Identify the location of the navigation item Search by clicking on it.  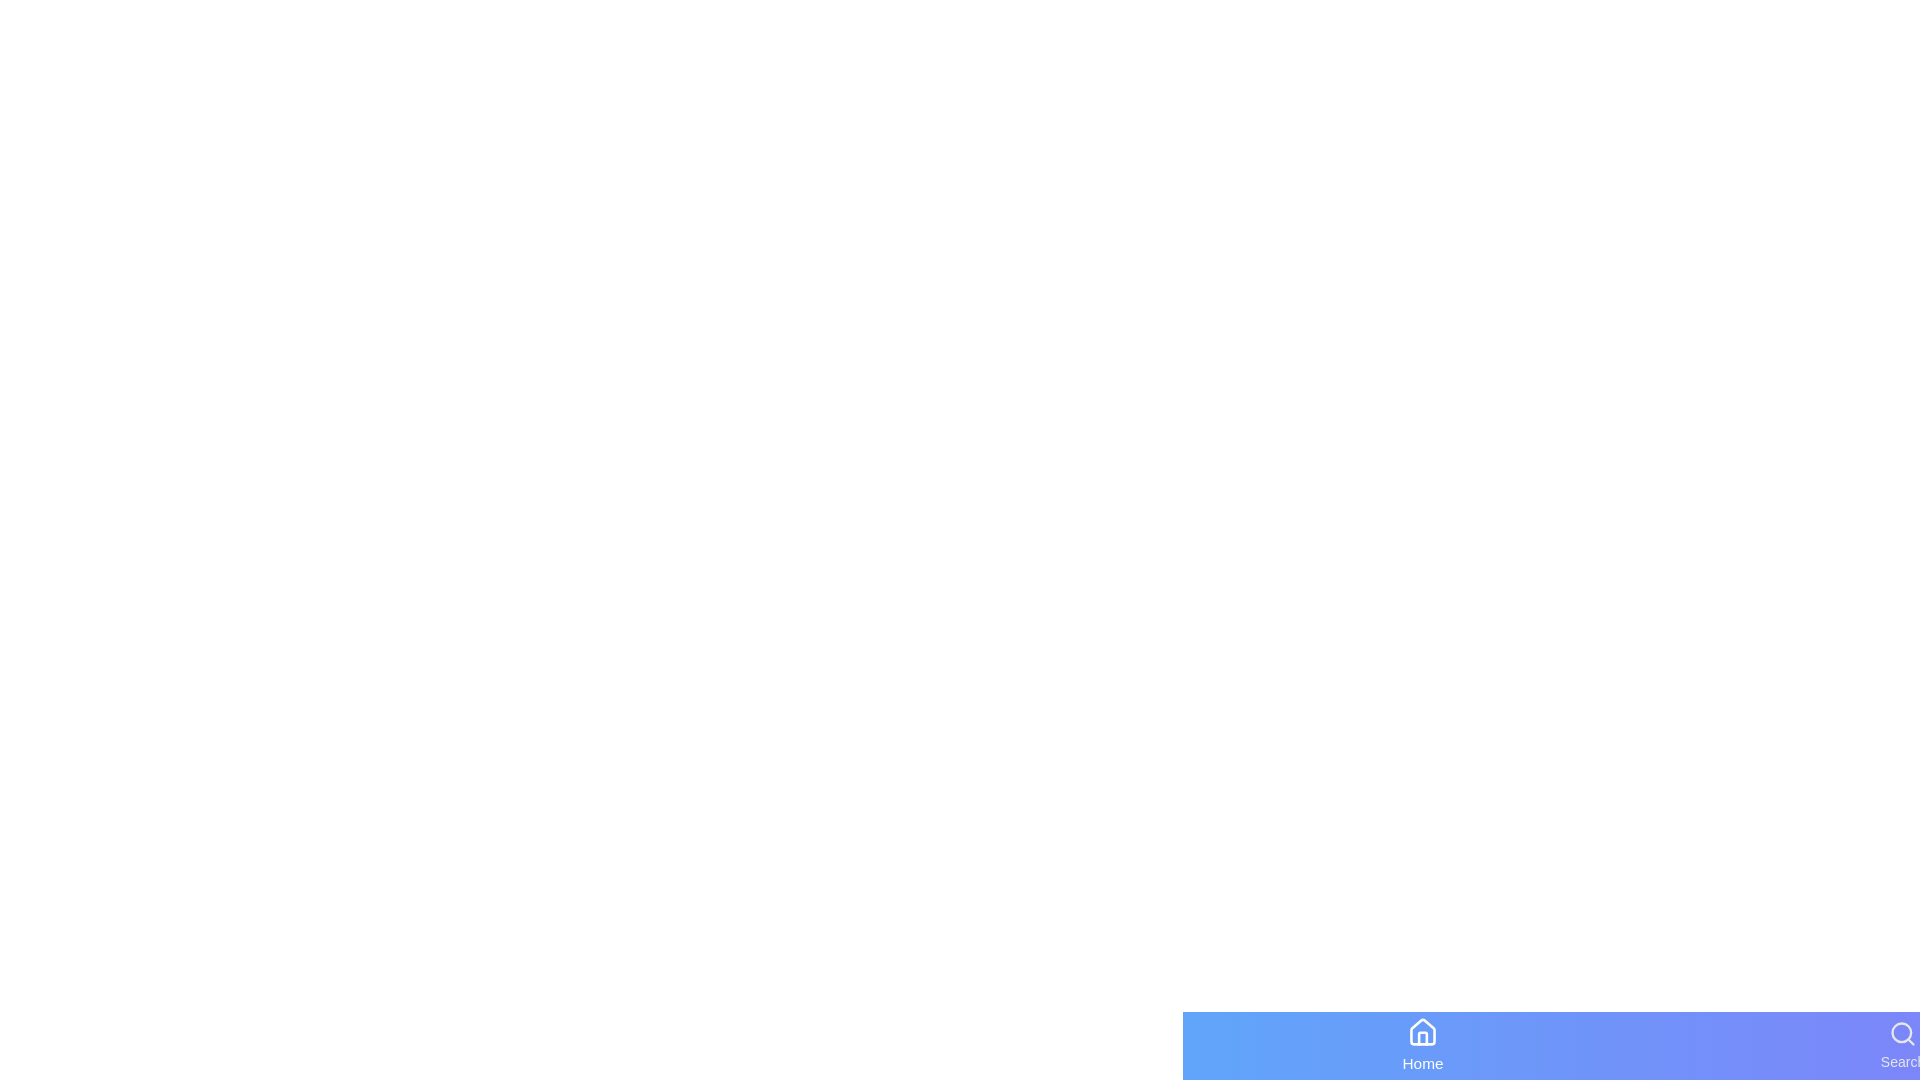
(1901, 1044).